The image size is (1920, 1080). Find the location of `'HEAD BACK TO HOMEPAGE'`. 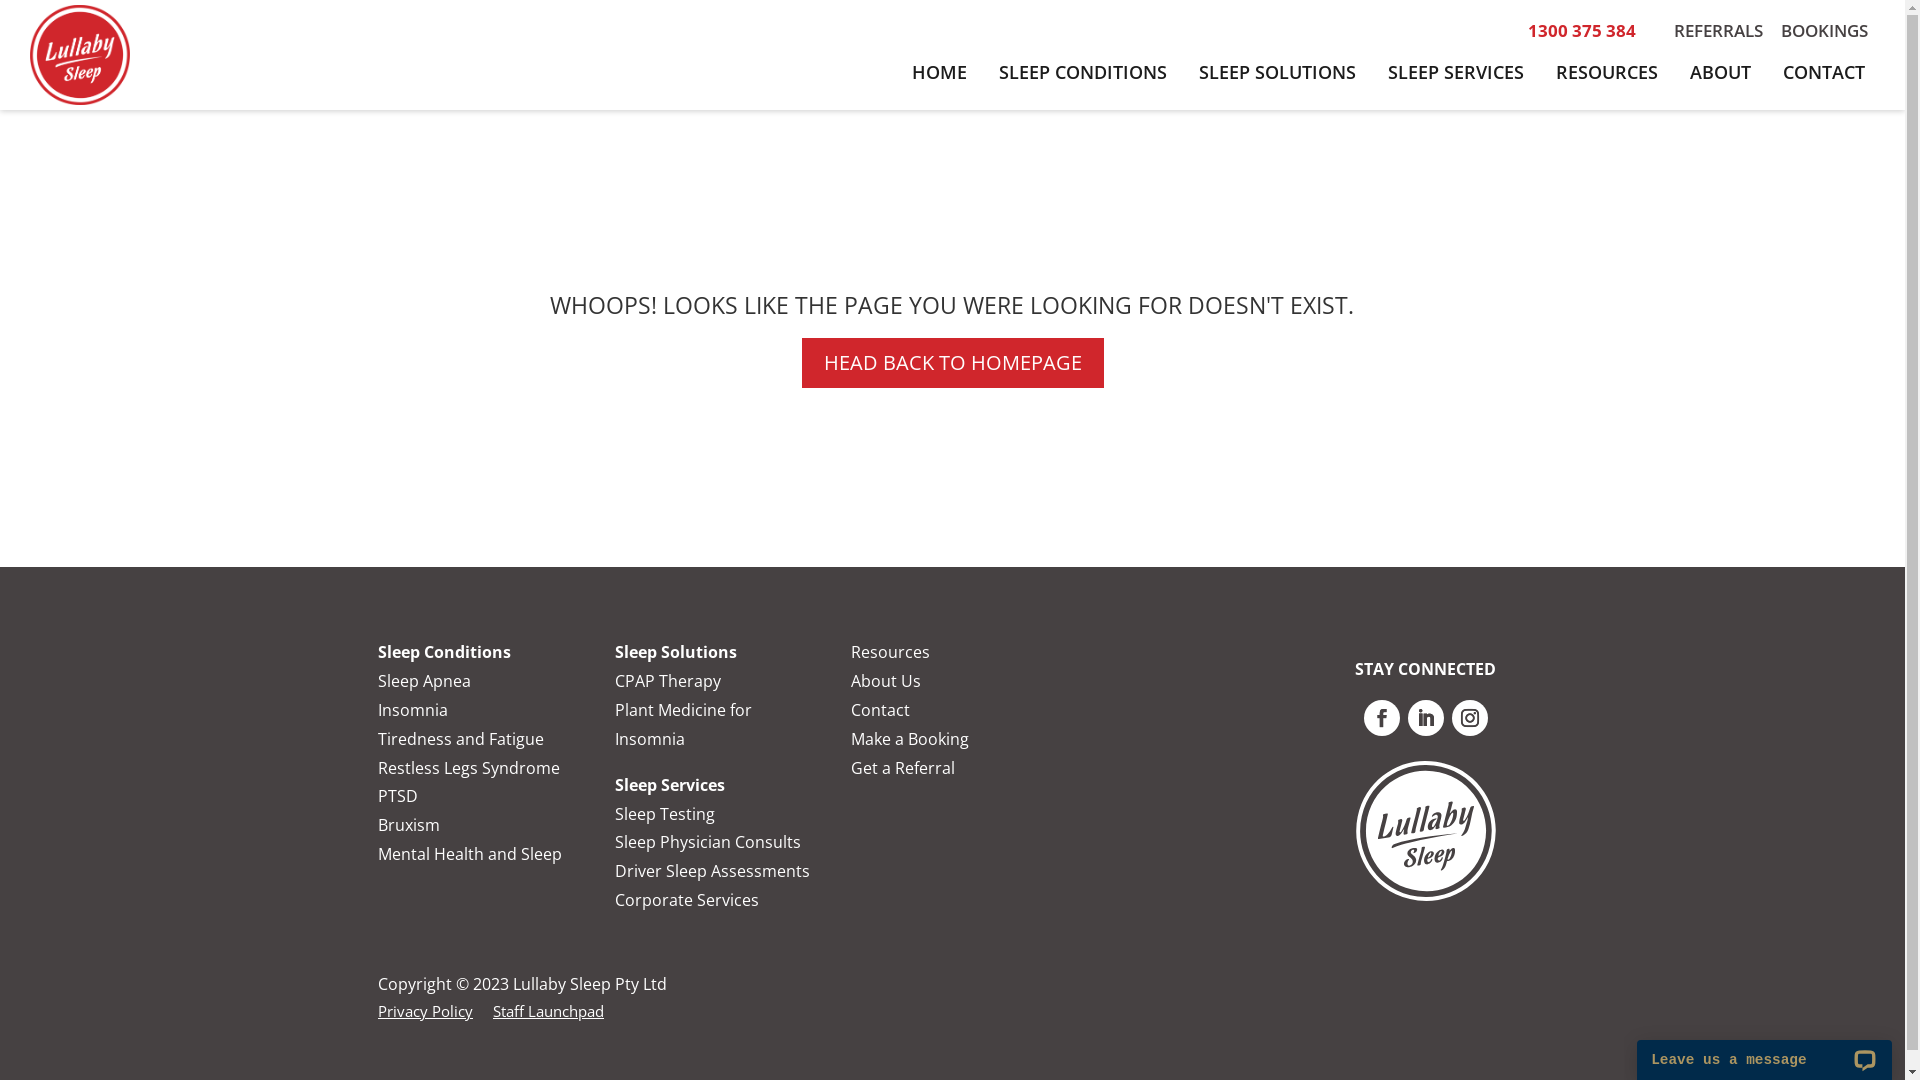

'HEAD BACK TO HOMEPAGE' is located at coordinates (952, 362).